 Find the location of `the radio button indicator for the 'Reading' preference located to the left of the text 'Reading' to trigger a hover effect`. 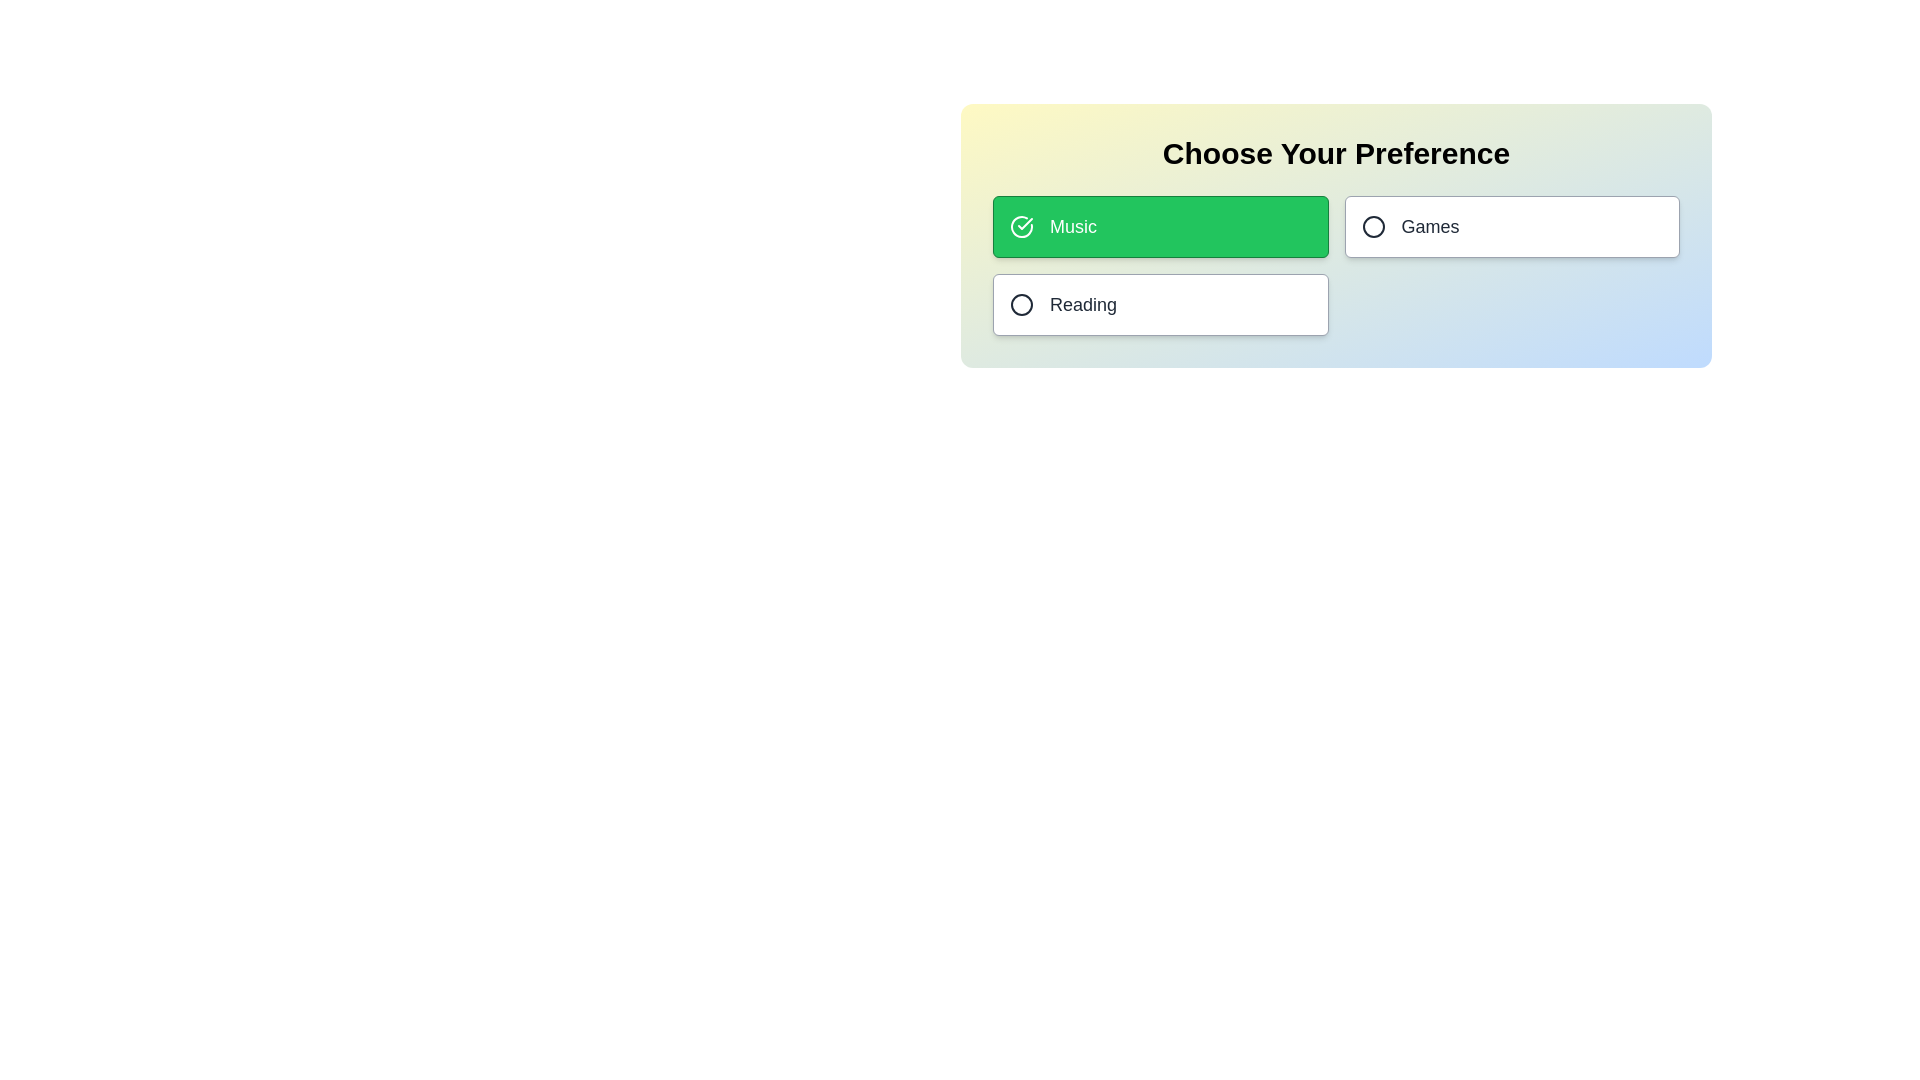

the radio button indicator for the 'Reading' preference located to the left of the text 'Reading' to trigger a hover effect is located at coordinates (1022, 304).